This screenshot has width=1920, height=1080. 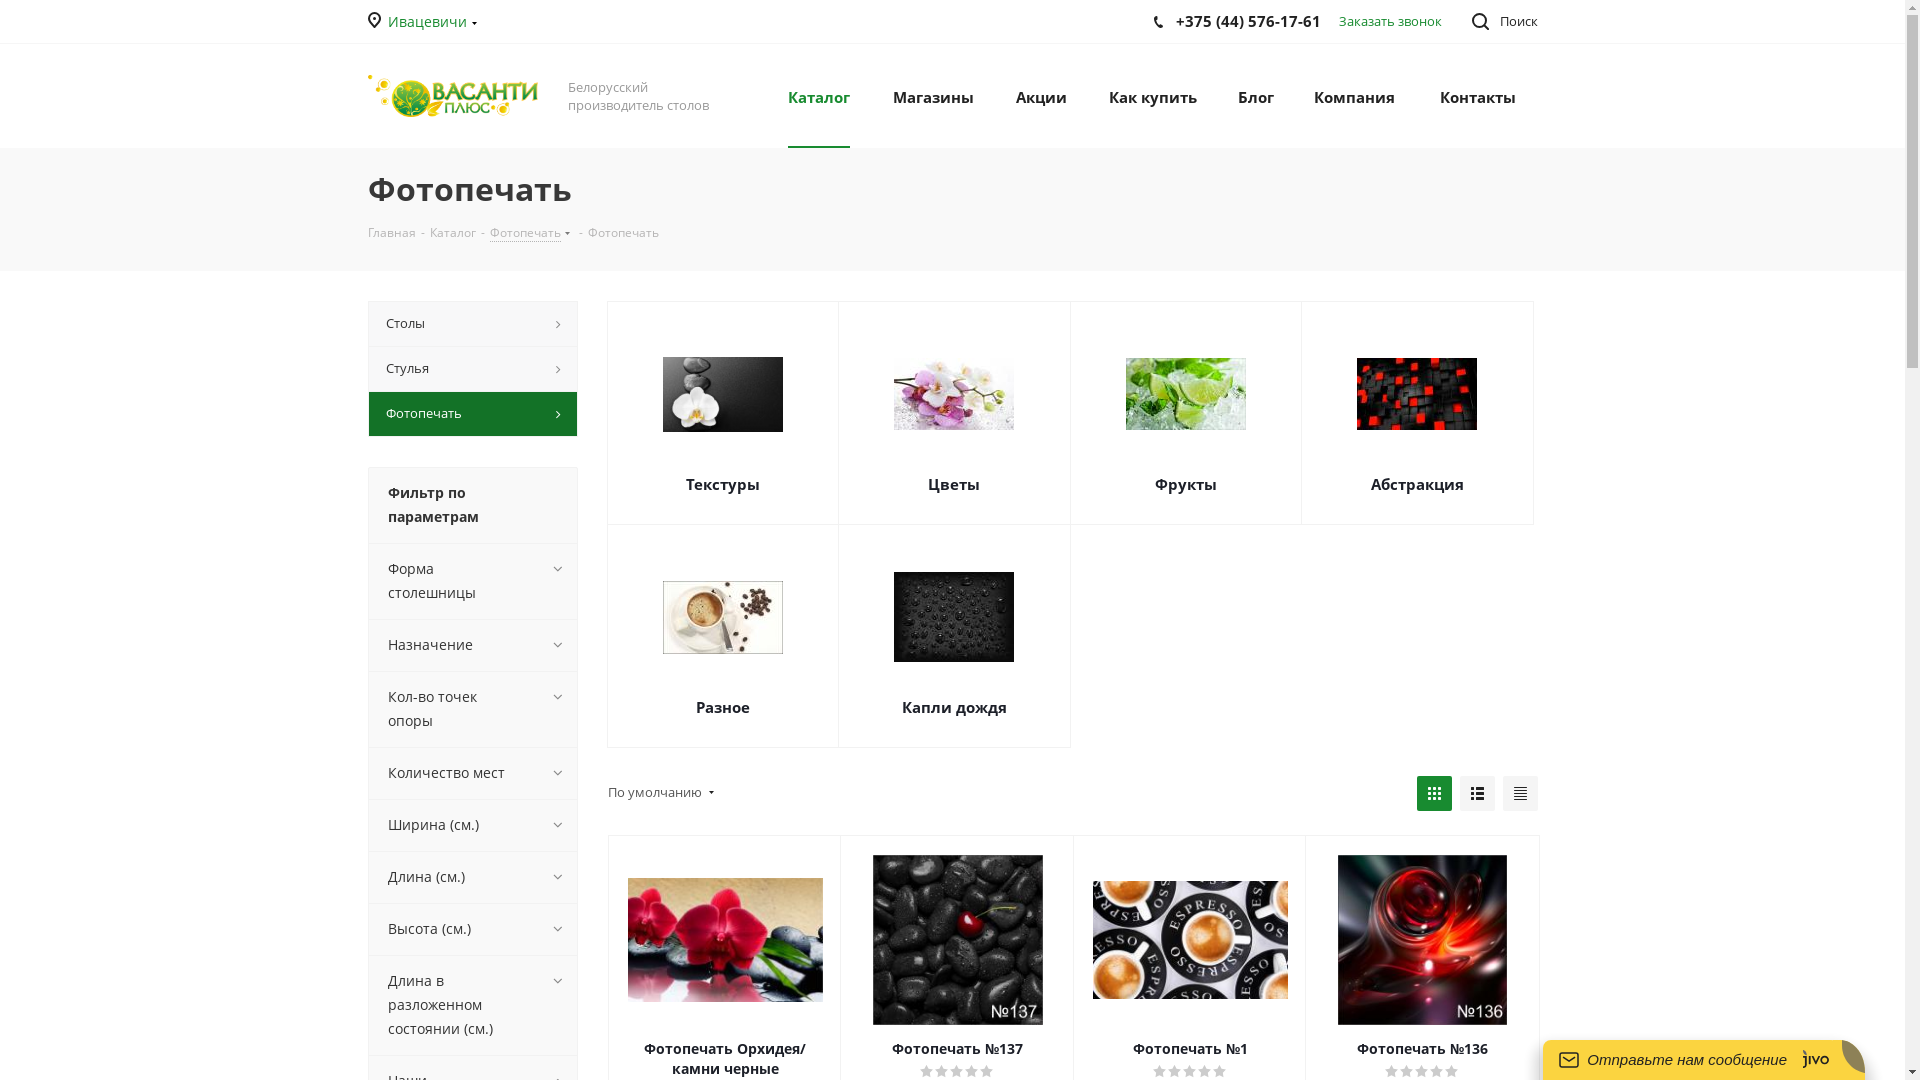 What do you see at coordinates (1436, 1071) in the screenshot?
I see `'4'` at bounding box center [1436, 1071].